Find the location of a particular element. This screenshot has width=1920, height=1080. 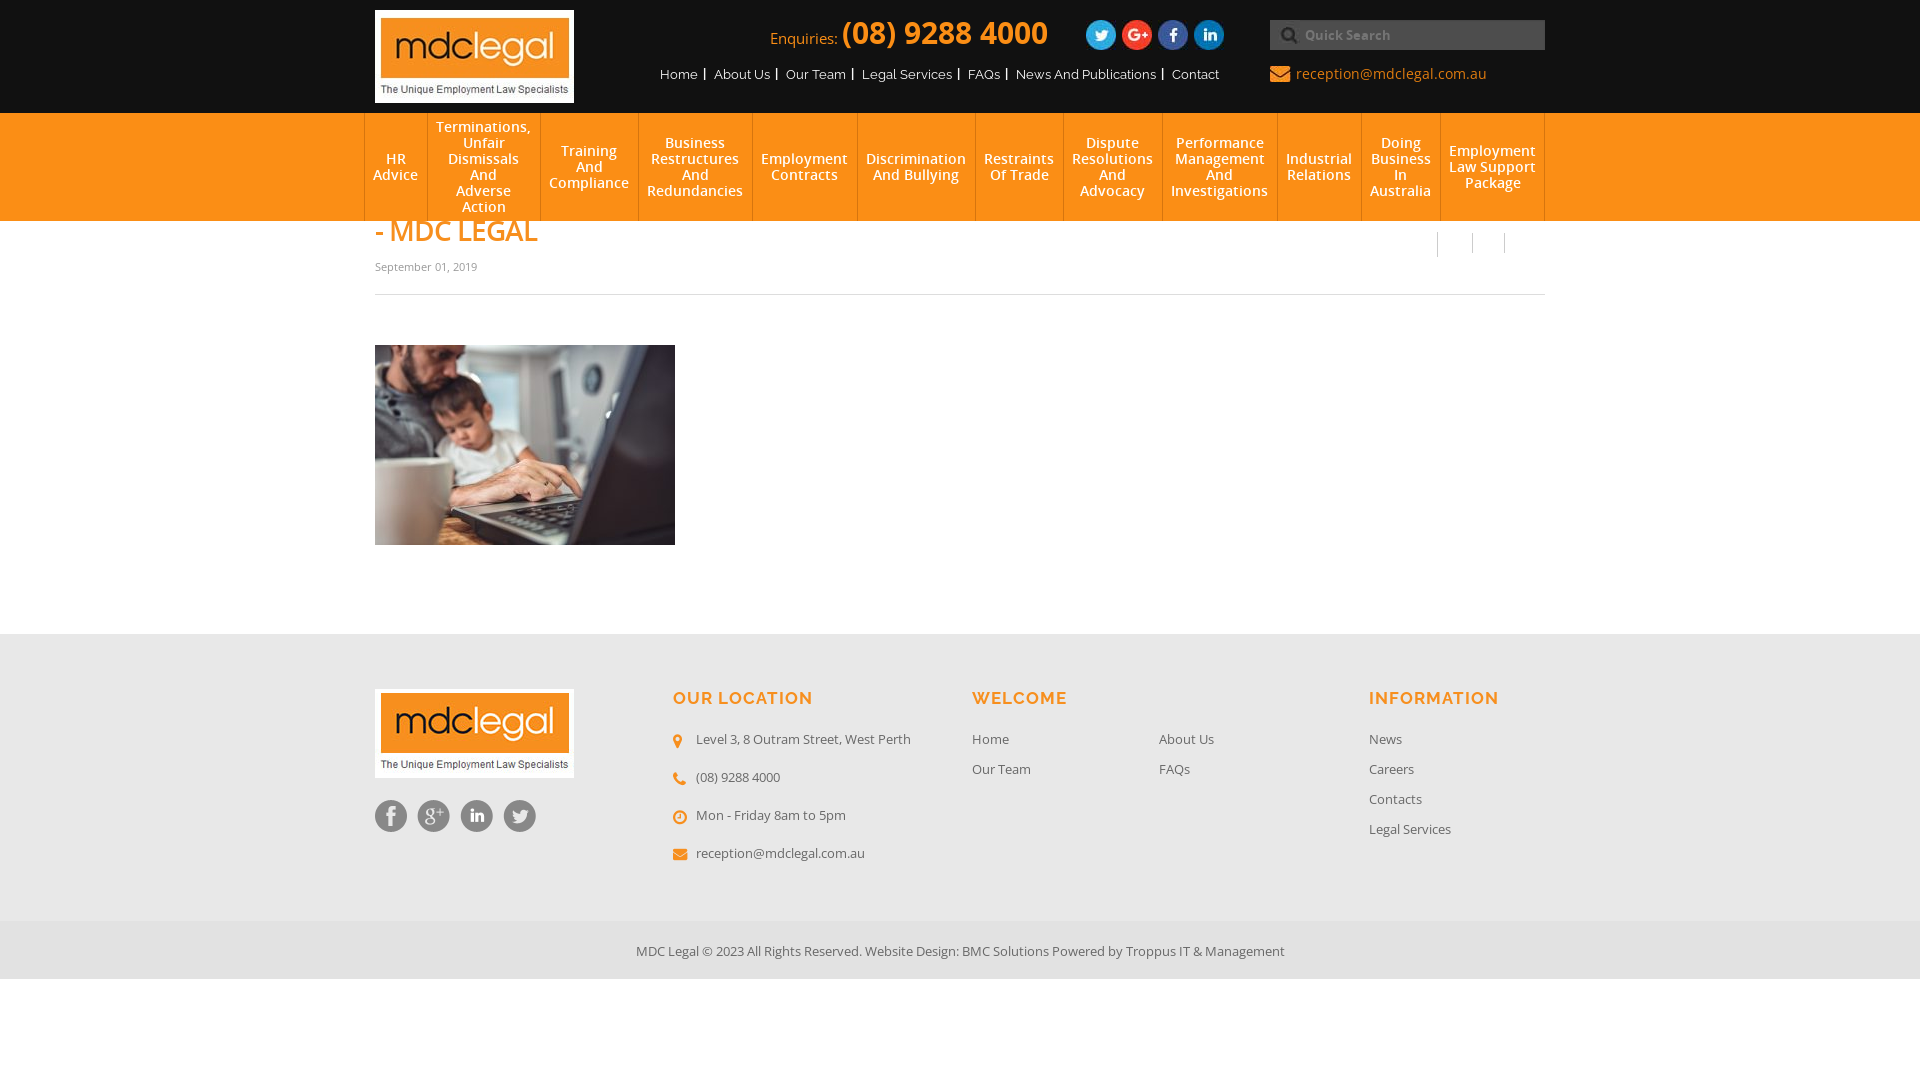

'Our Team' is located at coordinates (816, 73).